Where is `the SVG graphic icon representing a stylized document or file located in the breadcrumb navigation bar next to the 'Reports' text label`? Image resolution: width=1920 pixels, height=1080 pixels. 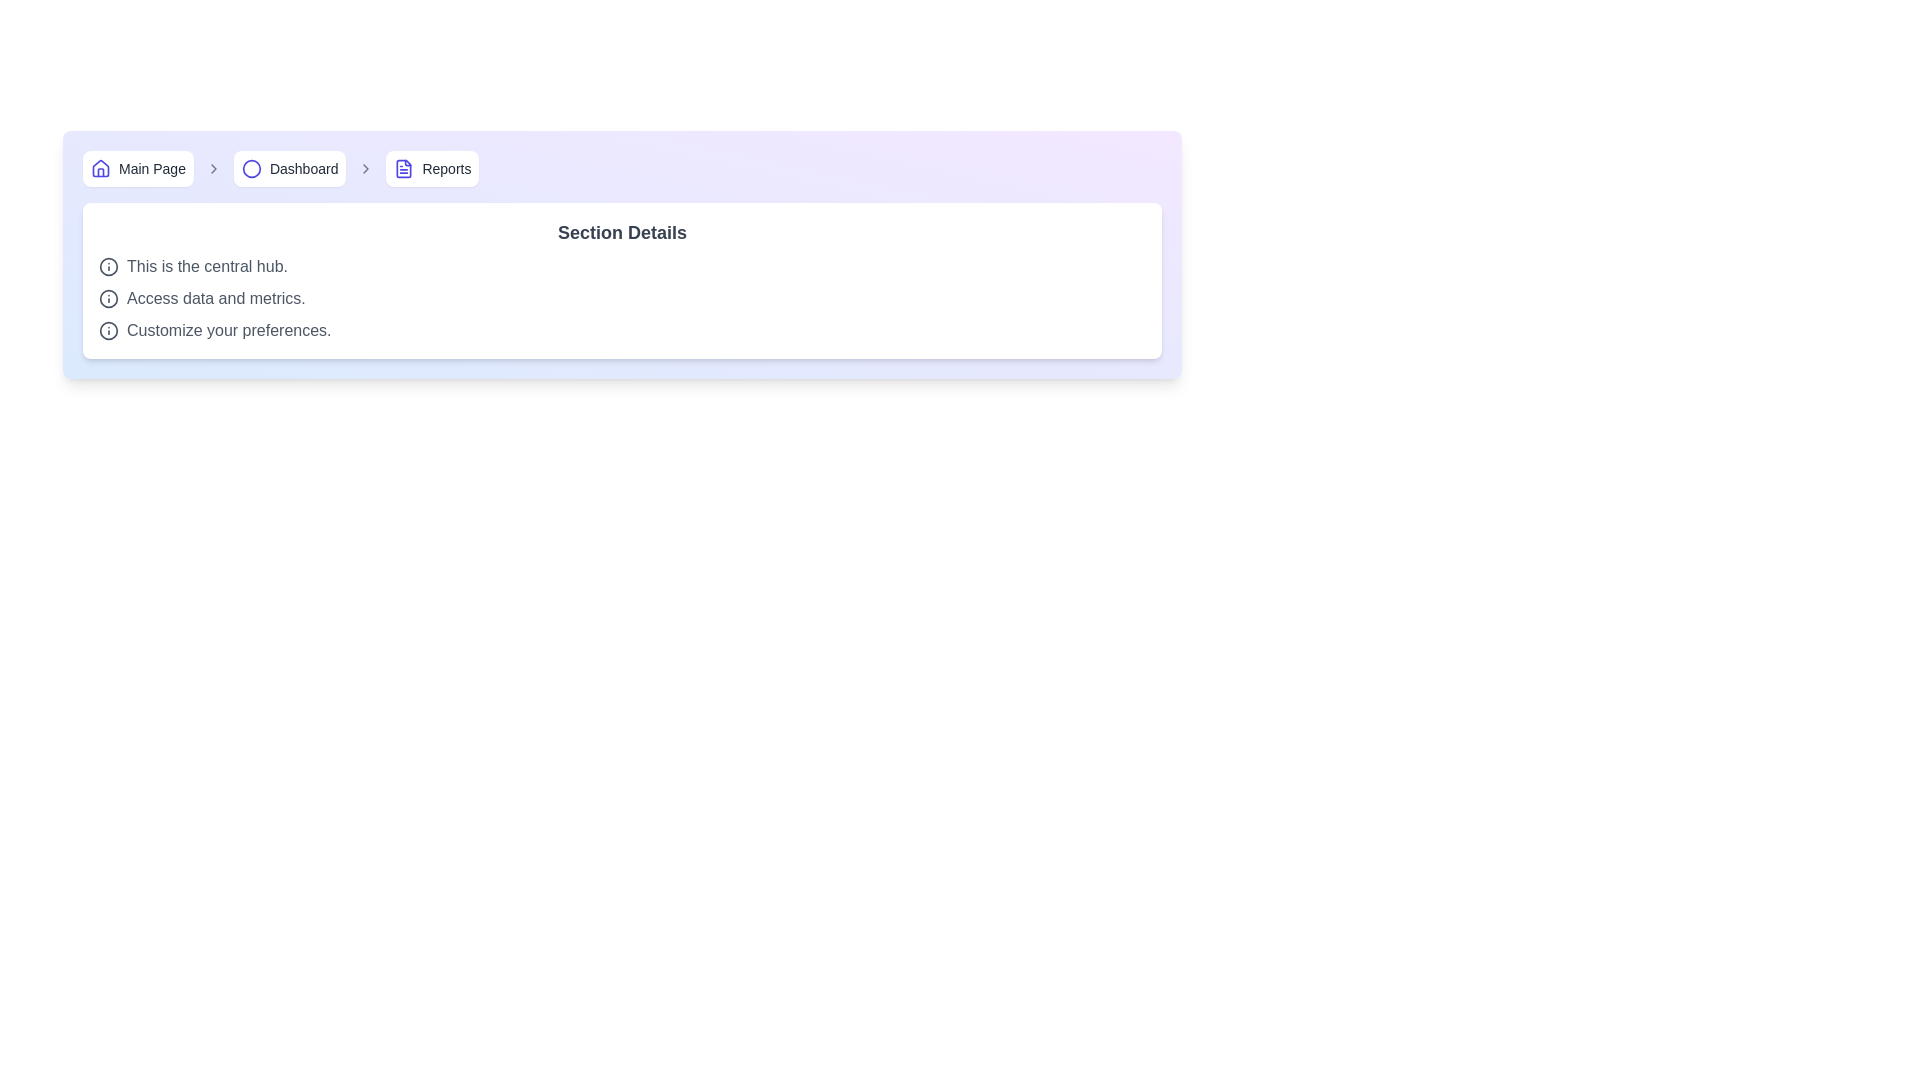 the SVG graphic icon representing a stylized document or file located in the breadcrumb navigation bar next to the 'Reports' text label is located at coordinates (403, 168).